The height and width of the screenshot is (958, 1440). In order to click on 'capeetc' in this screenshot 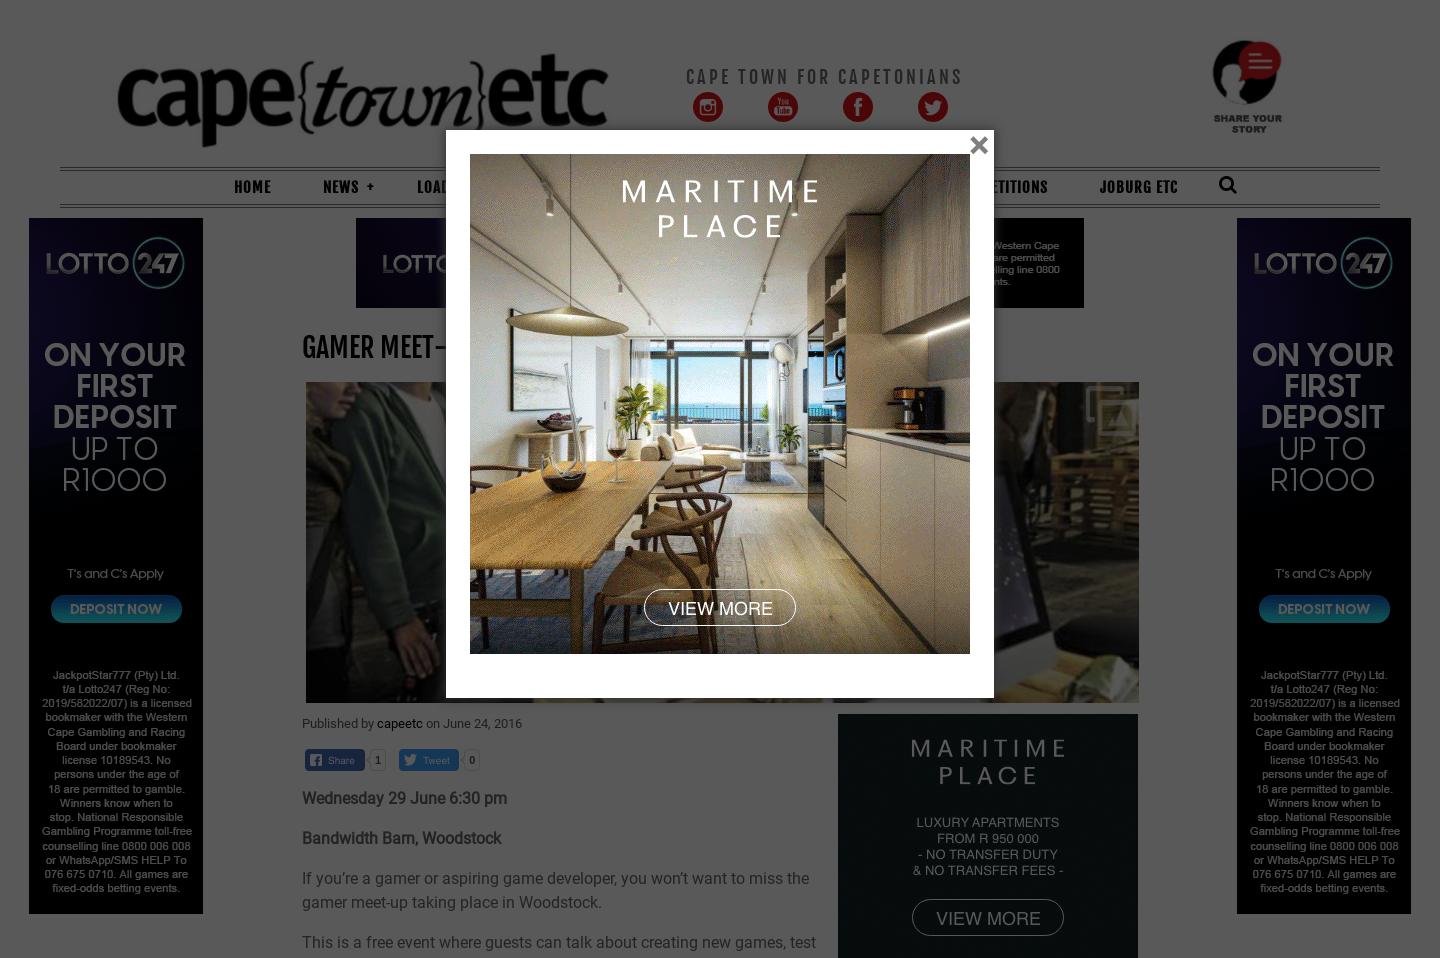, I will do `click(399, 723)`.